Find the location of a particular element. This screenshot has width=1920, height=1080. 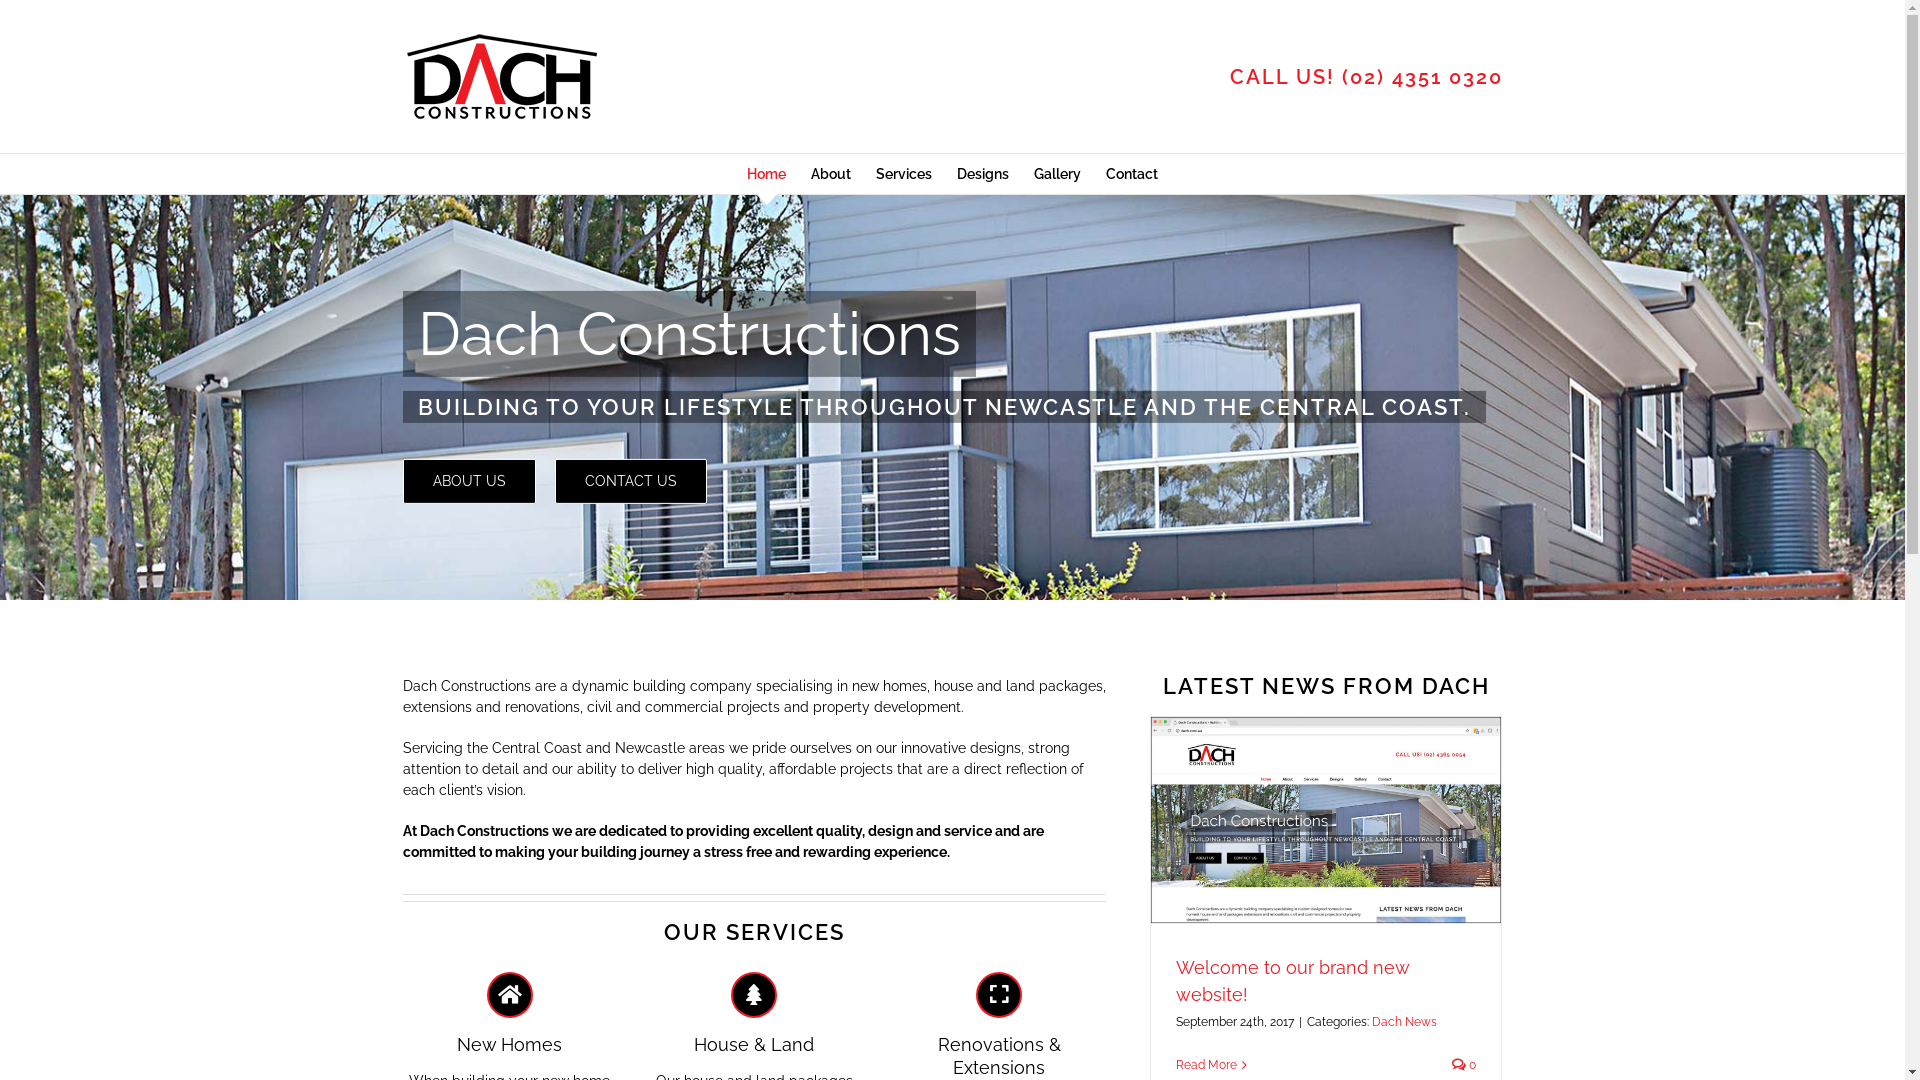

'Welcome to our brand new website!' is located at coordinates (1292, 979).